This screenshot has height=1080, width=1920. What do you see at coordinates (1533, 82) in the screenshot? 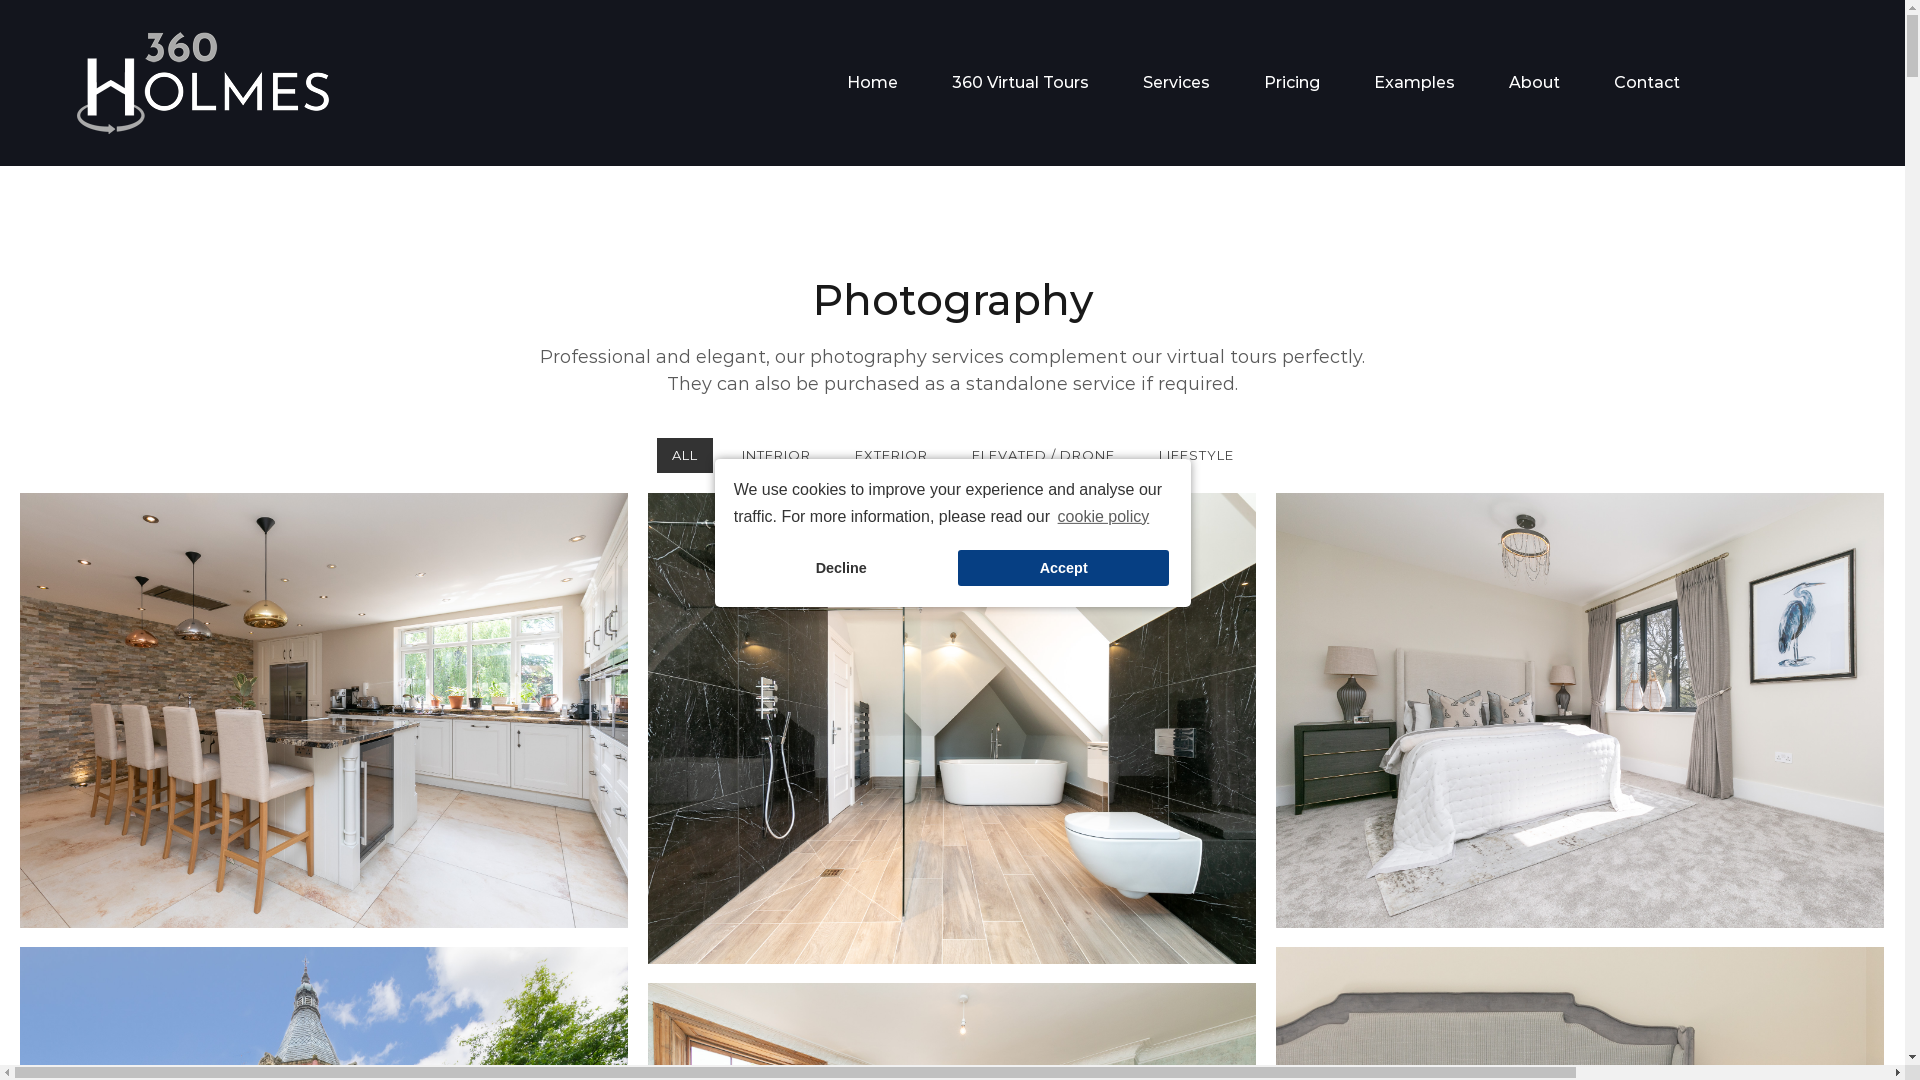
I see `'About'` at bounding box center [1533, 82].